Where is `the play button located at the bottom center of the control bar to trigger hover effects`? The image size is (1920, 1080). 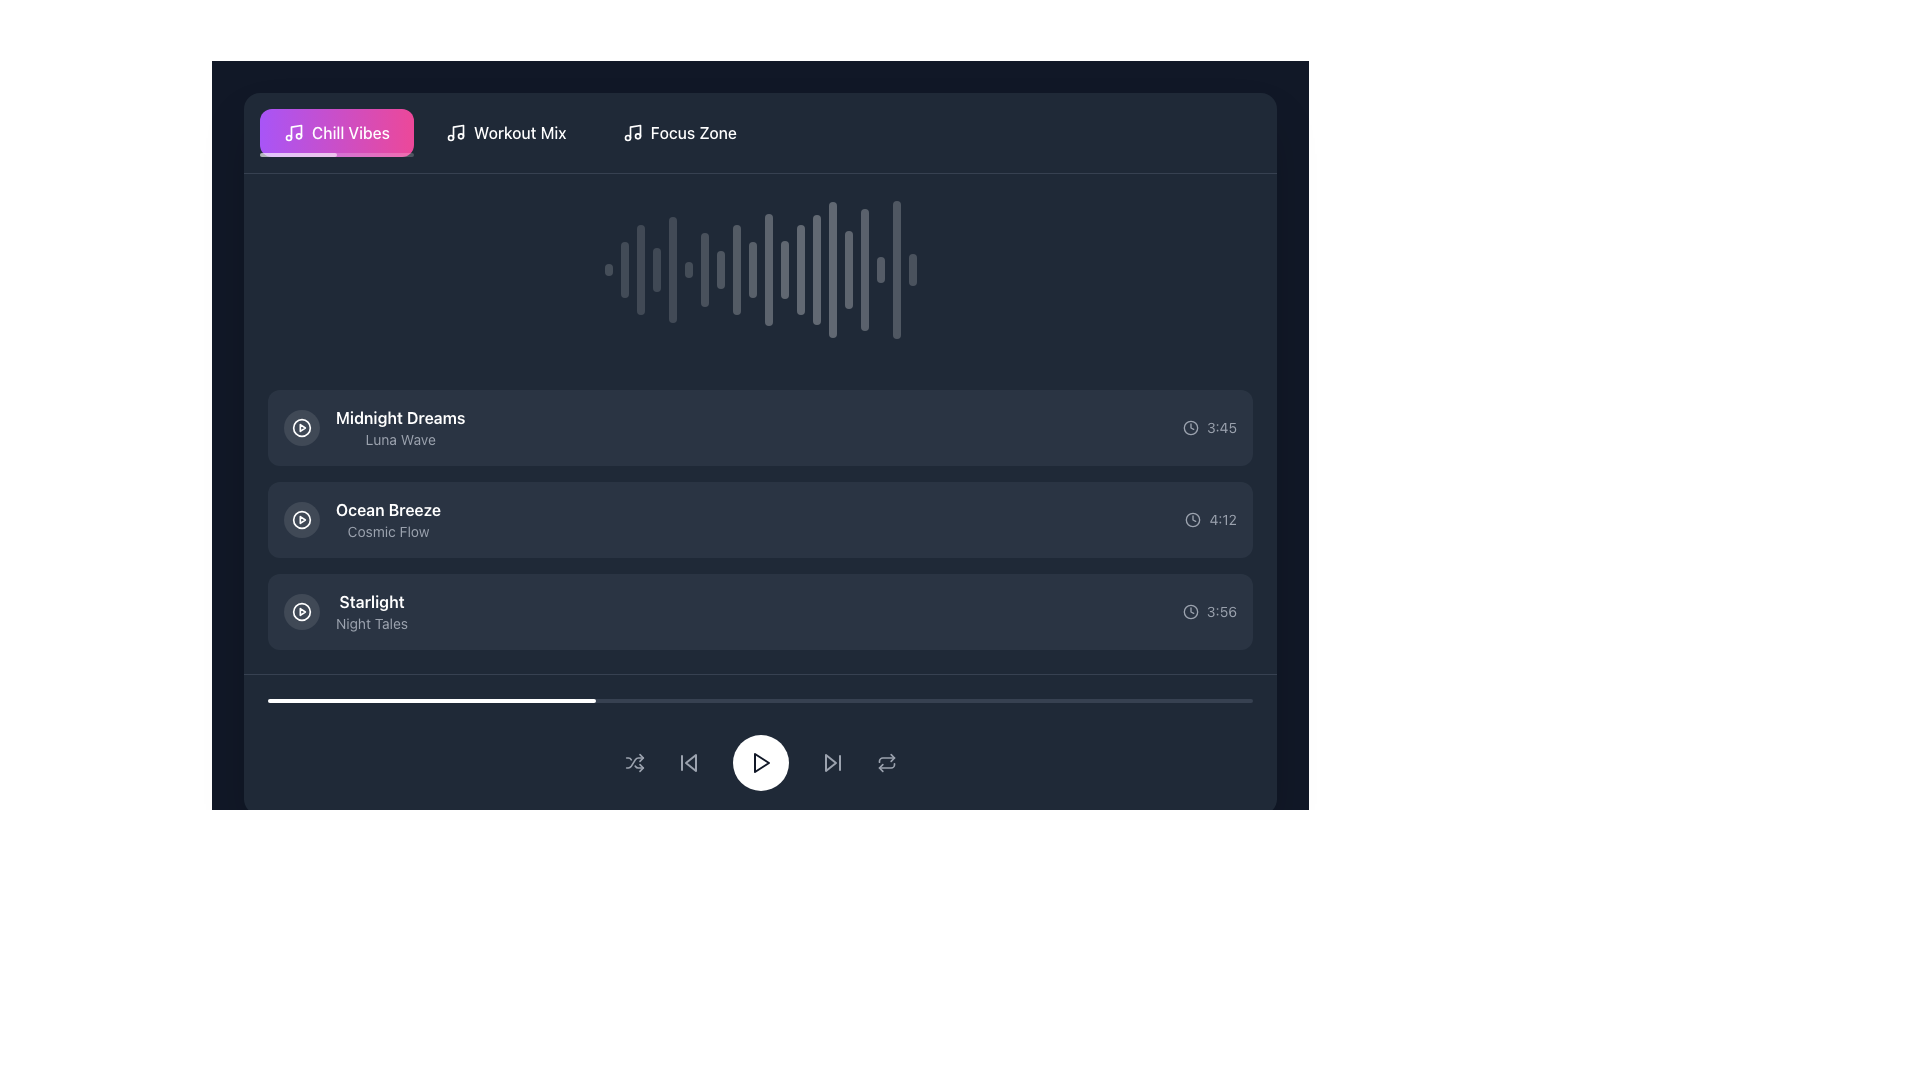
the play button located at the bottom center of the control bar to trigger hover effects is located at coordinates (759, 763).